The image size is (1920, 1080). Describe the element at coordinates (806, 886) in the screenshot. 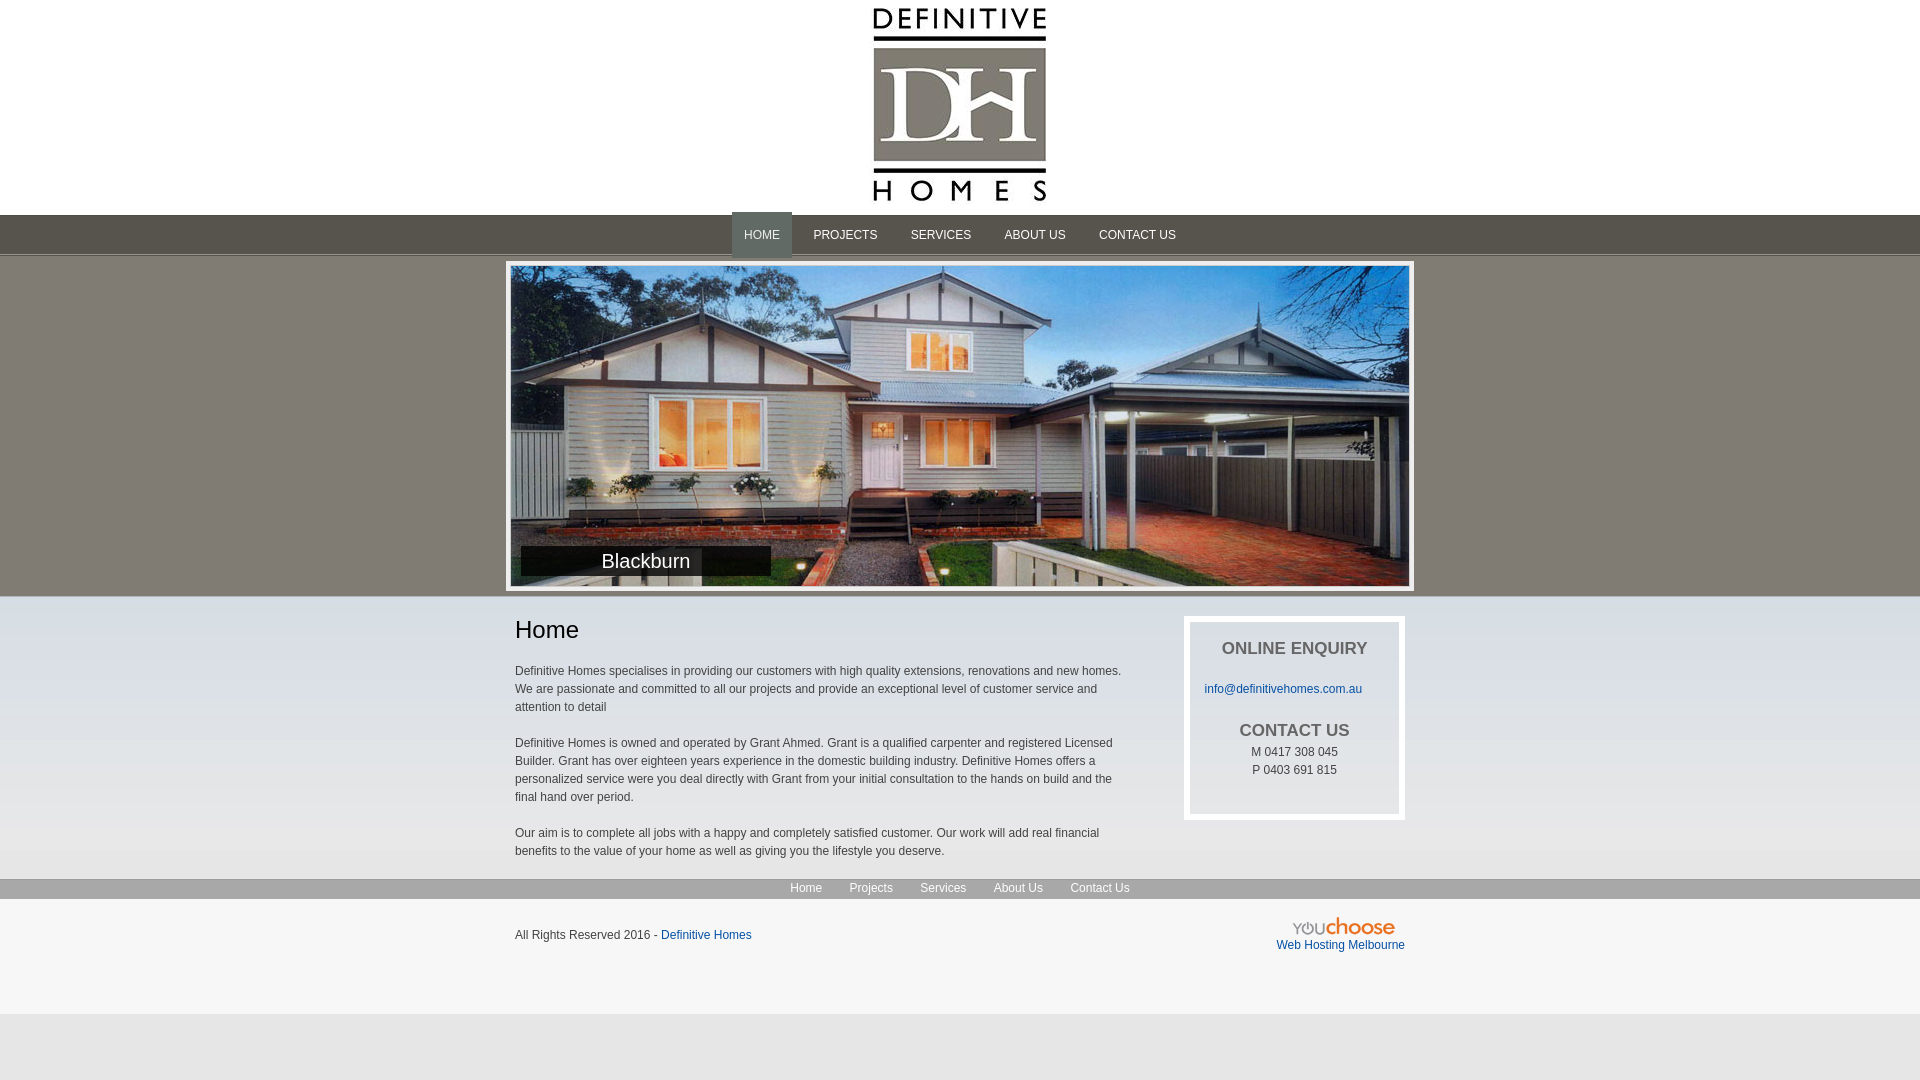

I see `'Home'` at that location.